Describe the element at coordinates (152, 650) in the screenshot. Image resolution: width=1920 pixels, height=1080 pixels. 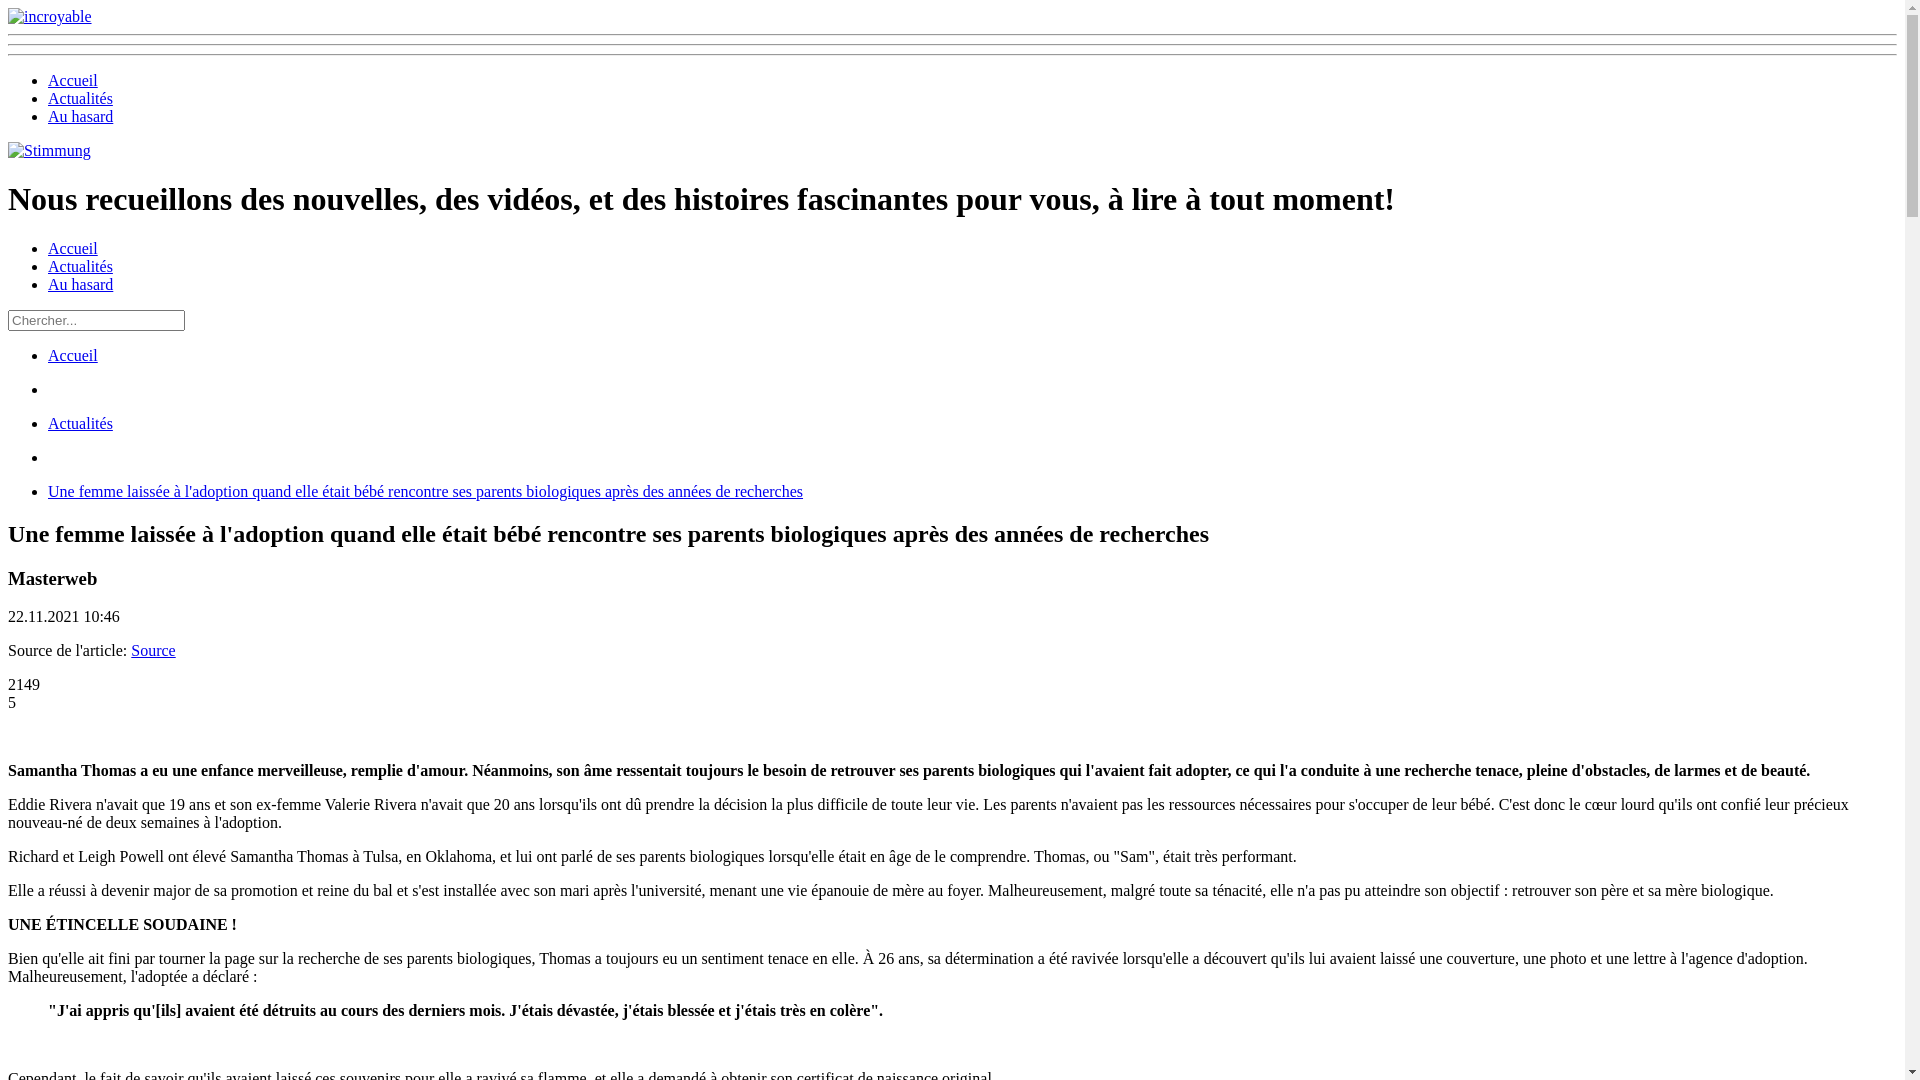
I see `'Source'` at that location.